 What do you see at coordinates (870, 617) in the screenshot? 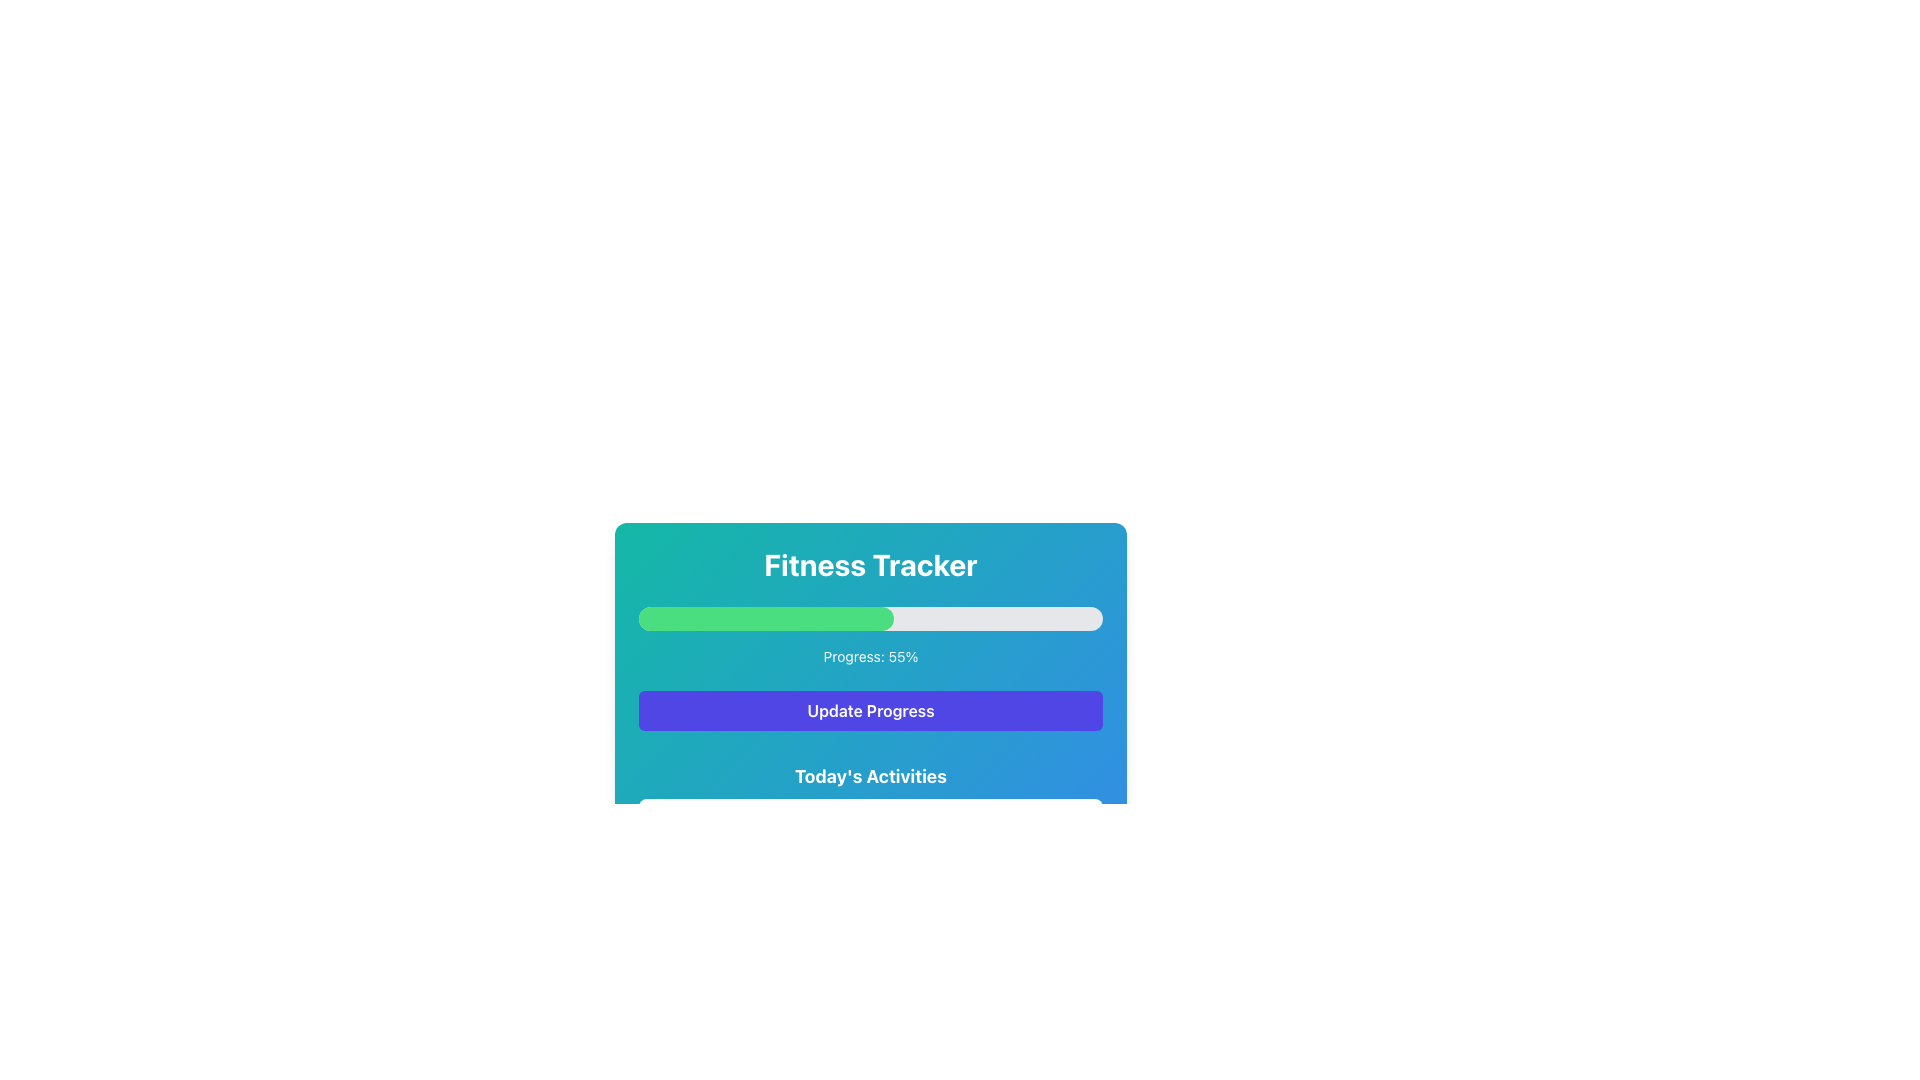
I see `the horizontal progress bar located under the 'Fitness Tracker' title, which is styled with a gray outer frame and a green filled section indicating 55% progress` at bounding box center [870, 617].